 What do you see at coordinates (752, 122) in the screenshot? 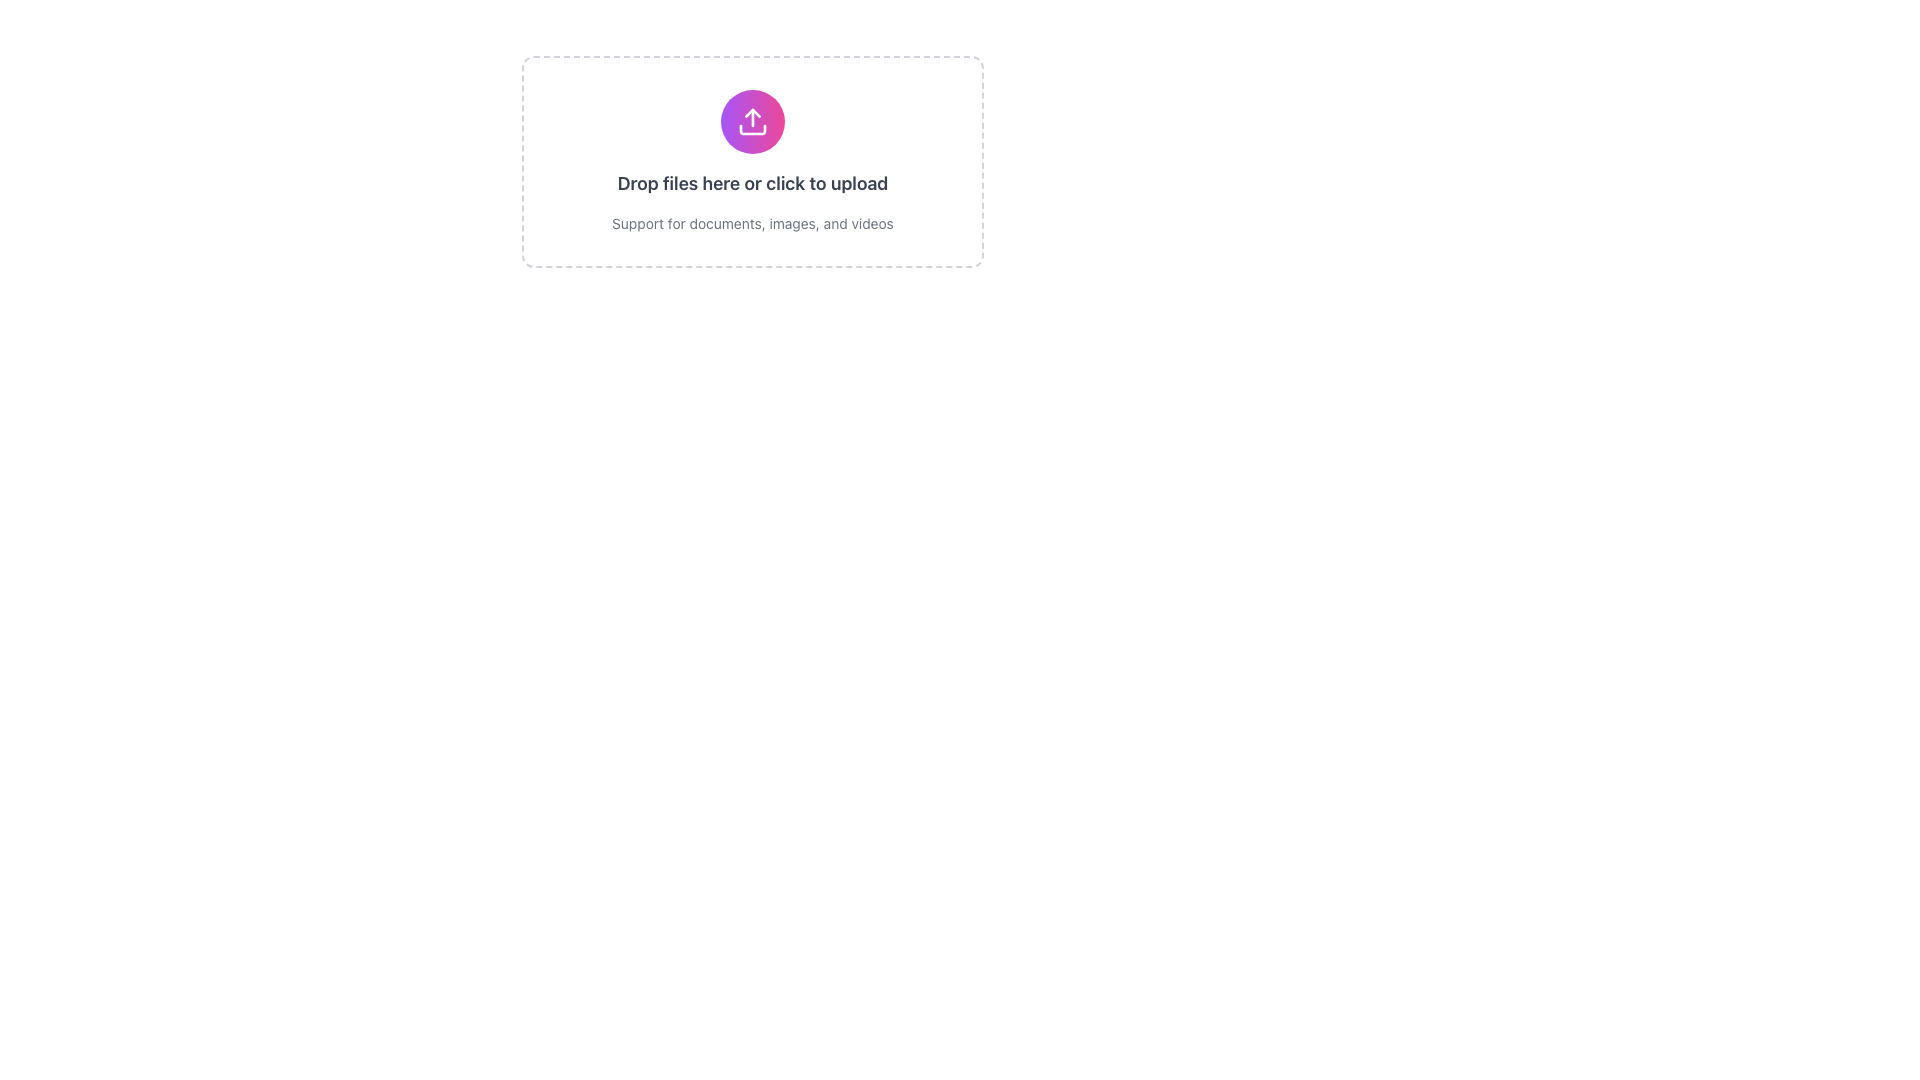
I see `the center of the circular upload button with a gradient background and a white upward-pointing arrow icon` at bounding box center [752, 122].